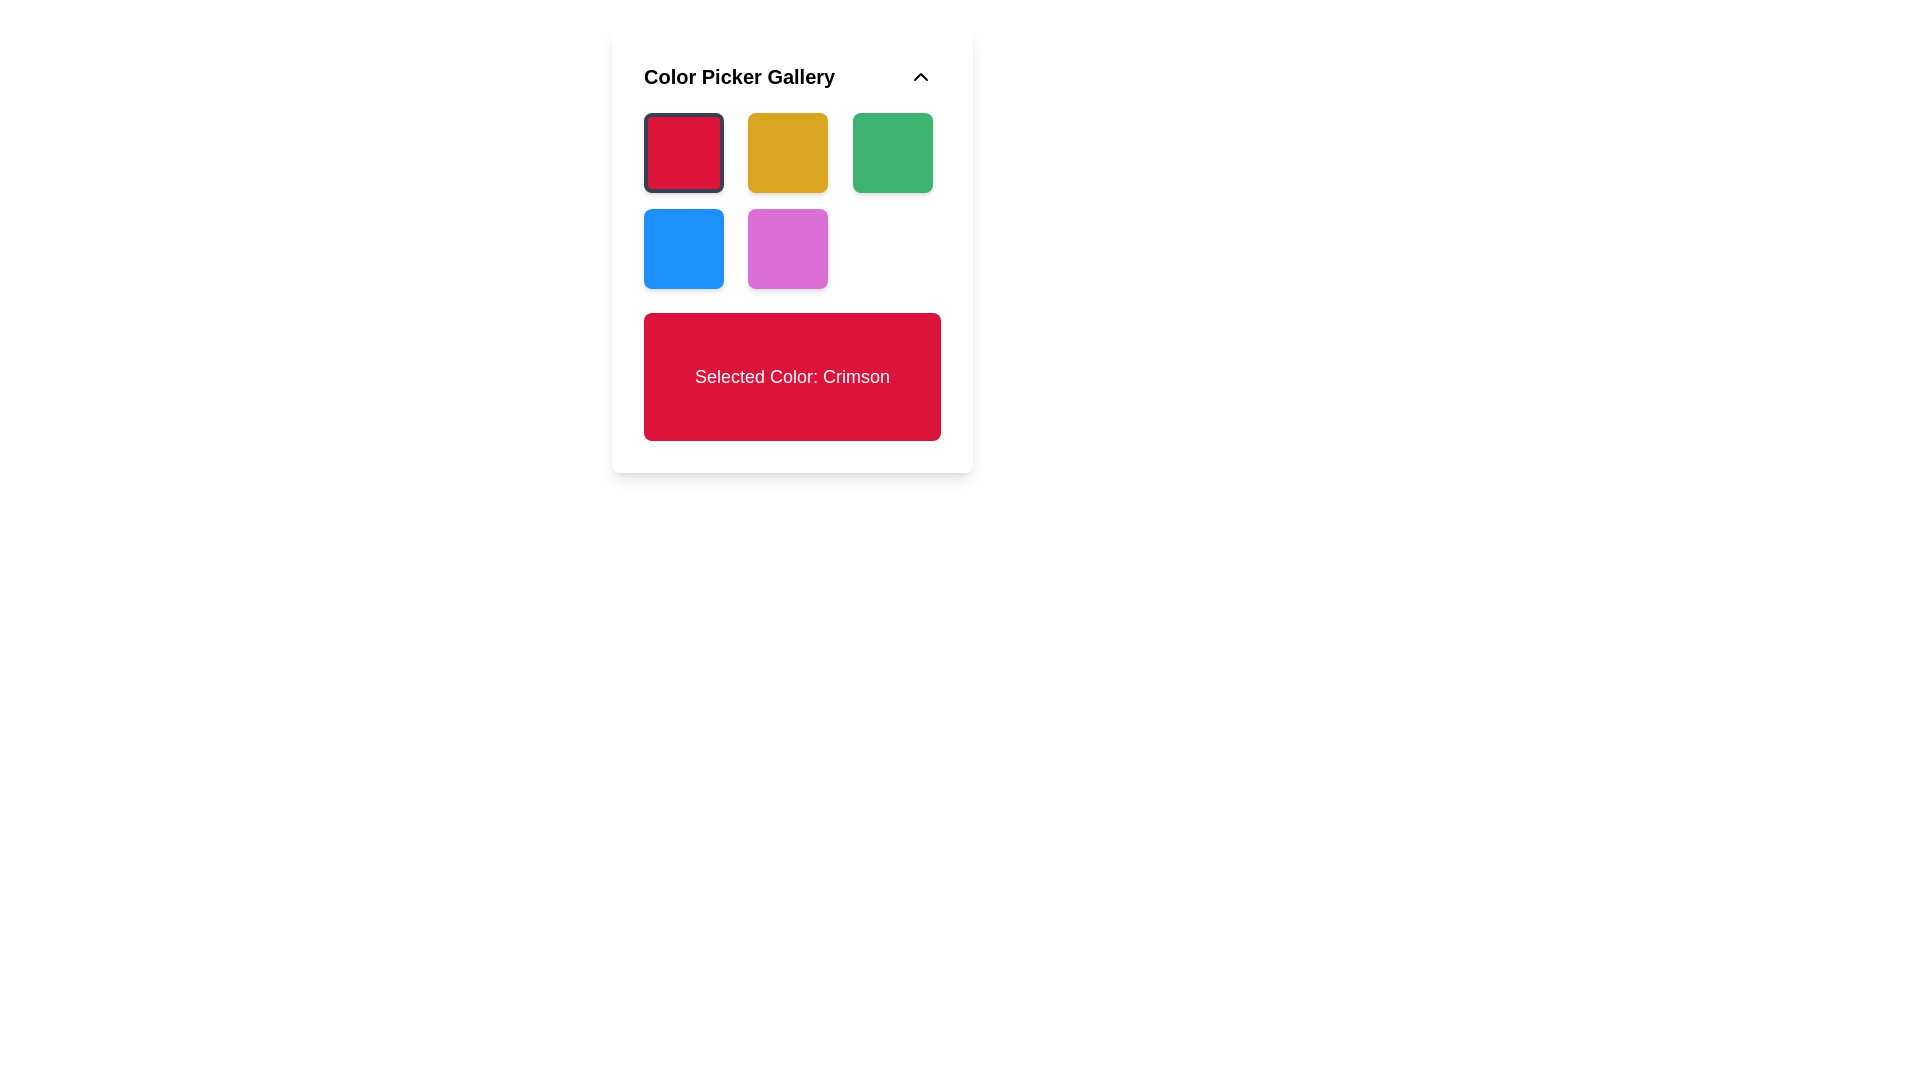 The image size is (1920, 1080). I want to click on the toggle button located at the top-right corner of the 'Color Picker Gallery' card, so click(920, 76).